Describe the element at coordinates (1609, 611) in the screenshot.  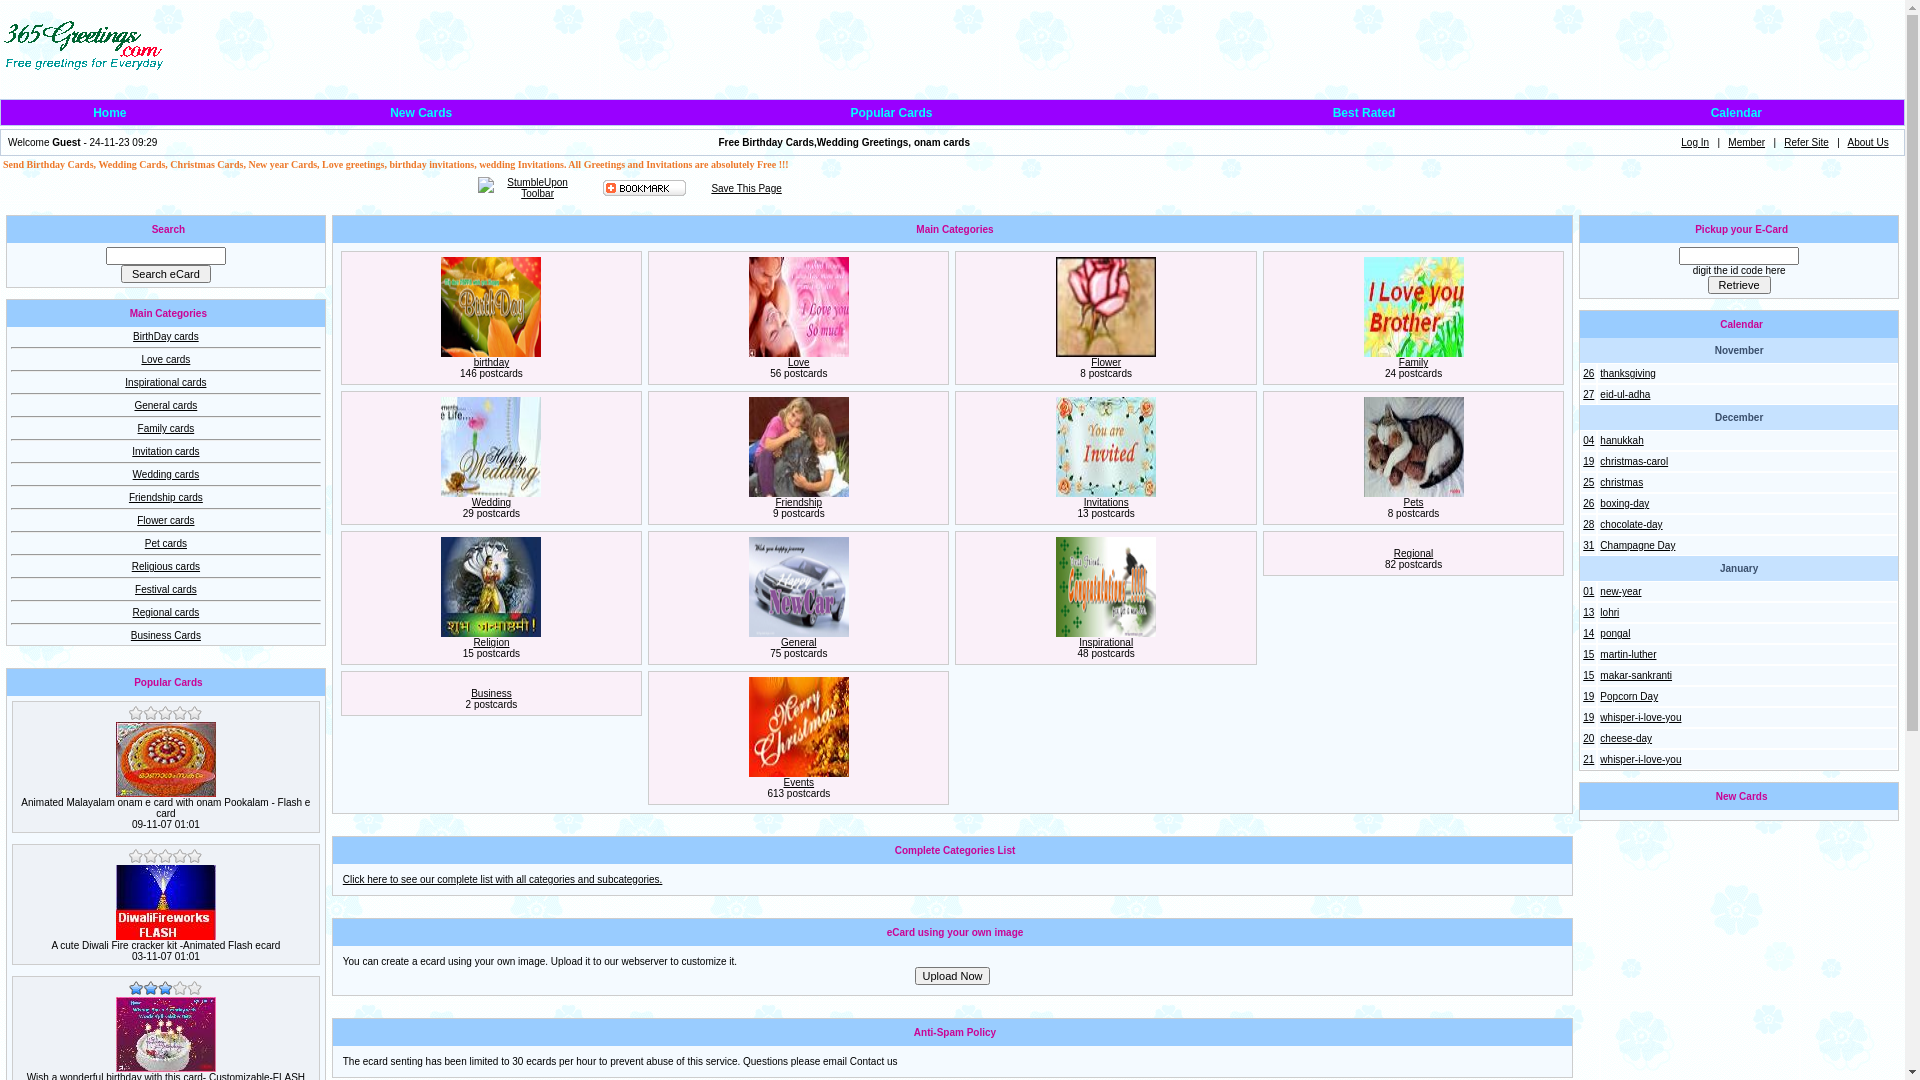
I see `'lohri'` at that location.